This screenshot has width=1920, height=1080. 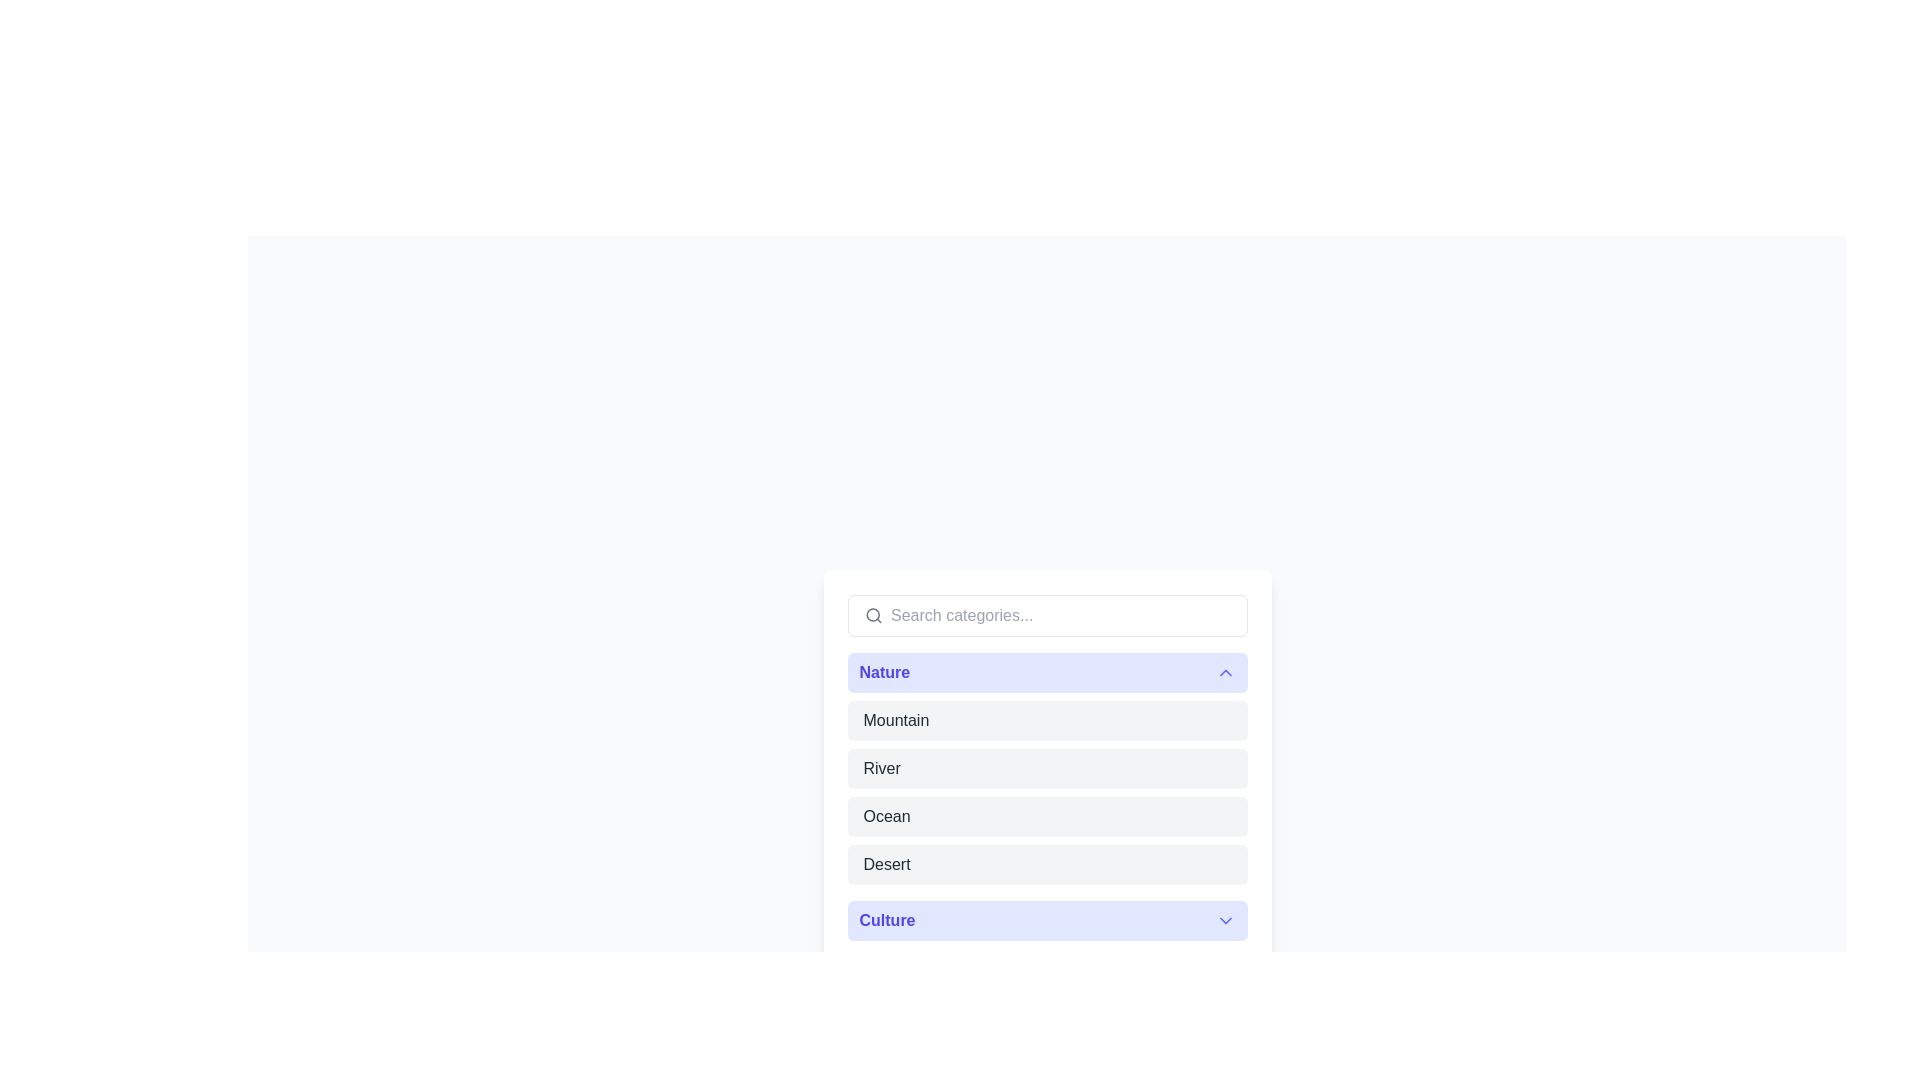 I want to click on the third item in the 'Nature' dropdown menu, so click(x=886, y=817).